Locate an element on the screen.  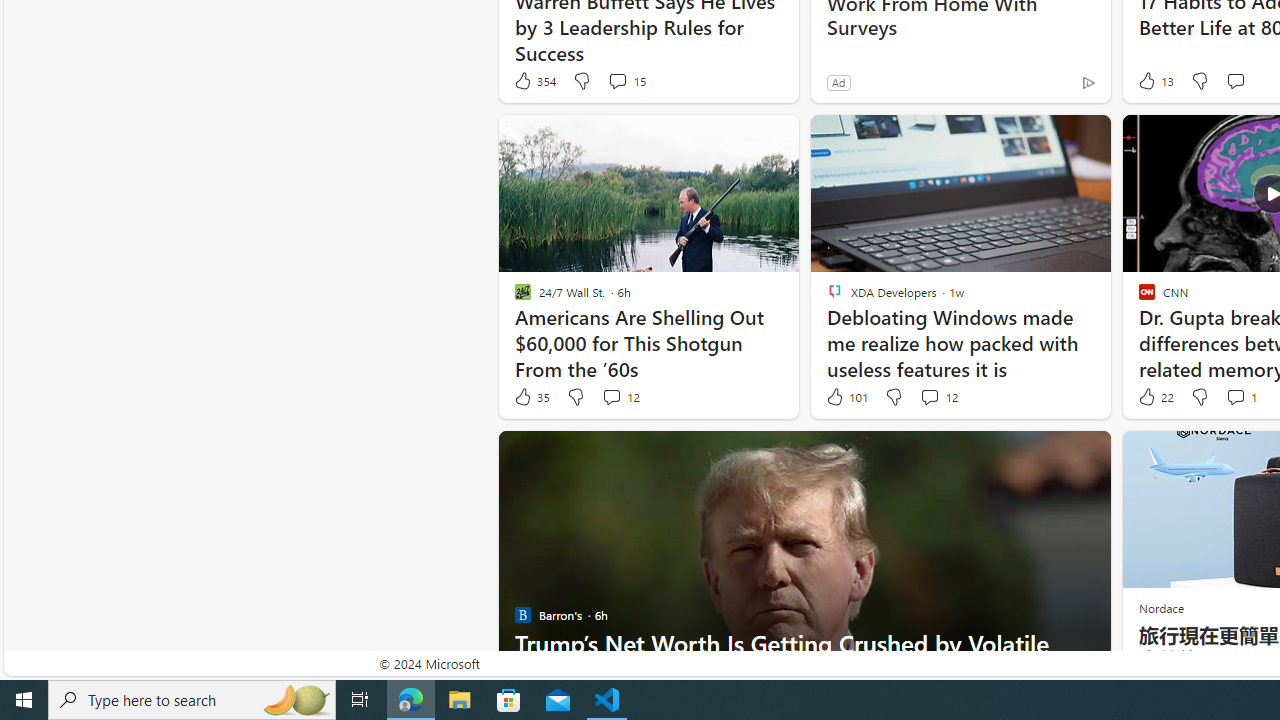
'View comments 15 Comment' is located at coordinates (616, 80).